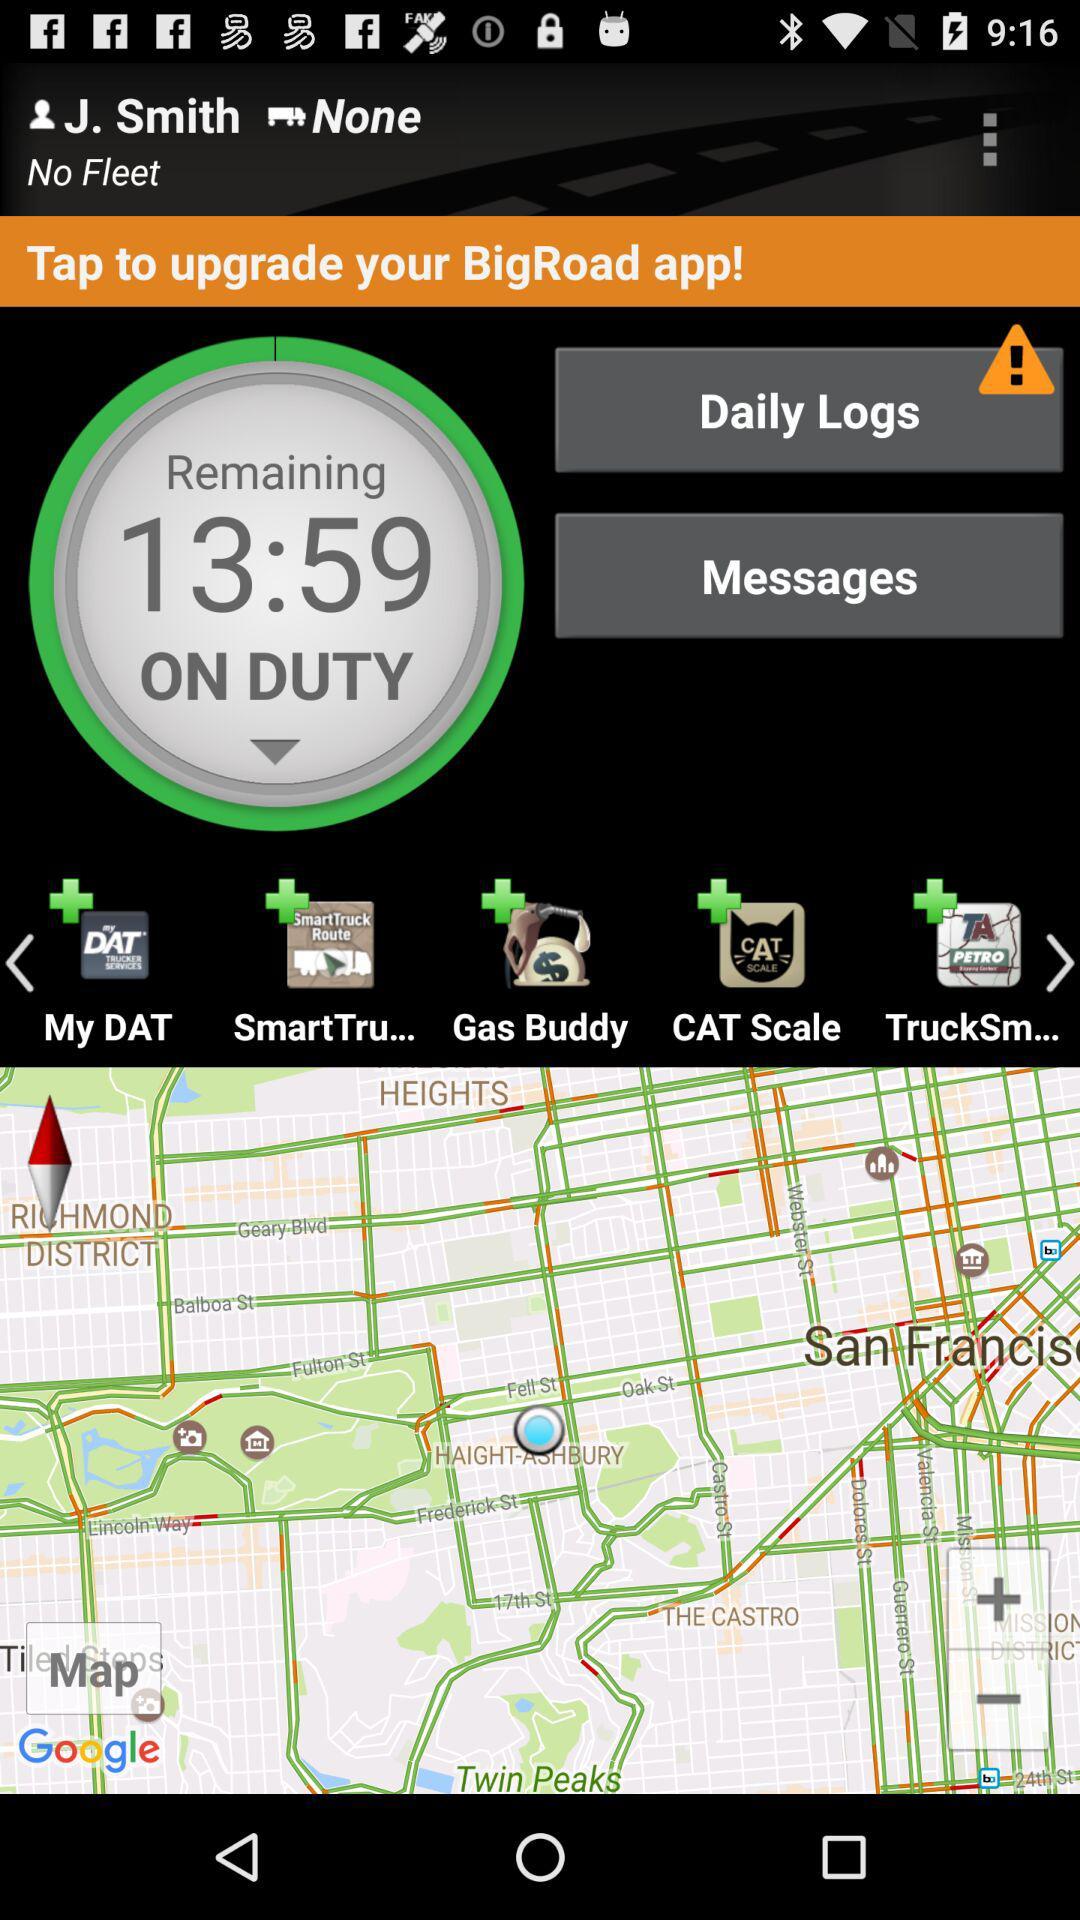  What do you see at coordinates (808, 408) in the screenshot?
I see `the item above messages item` at bounding box center [808, 408].